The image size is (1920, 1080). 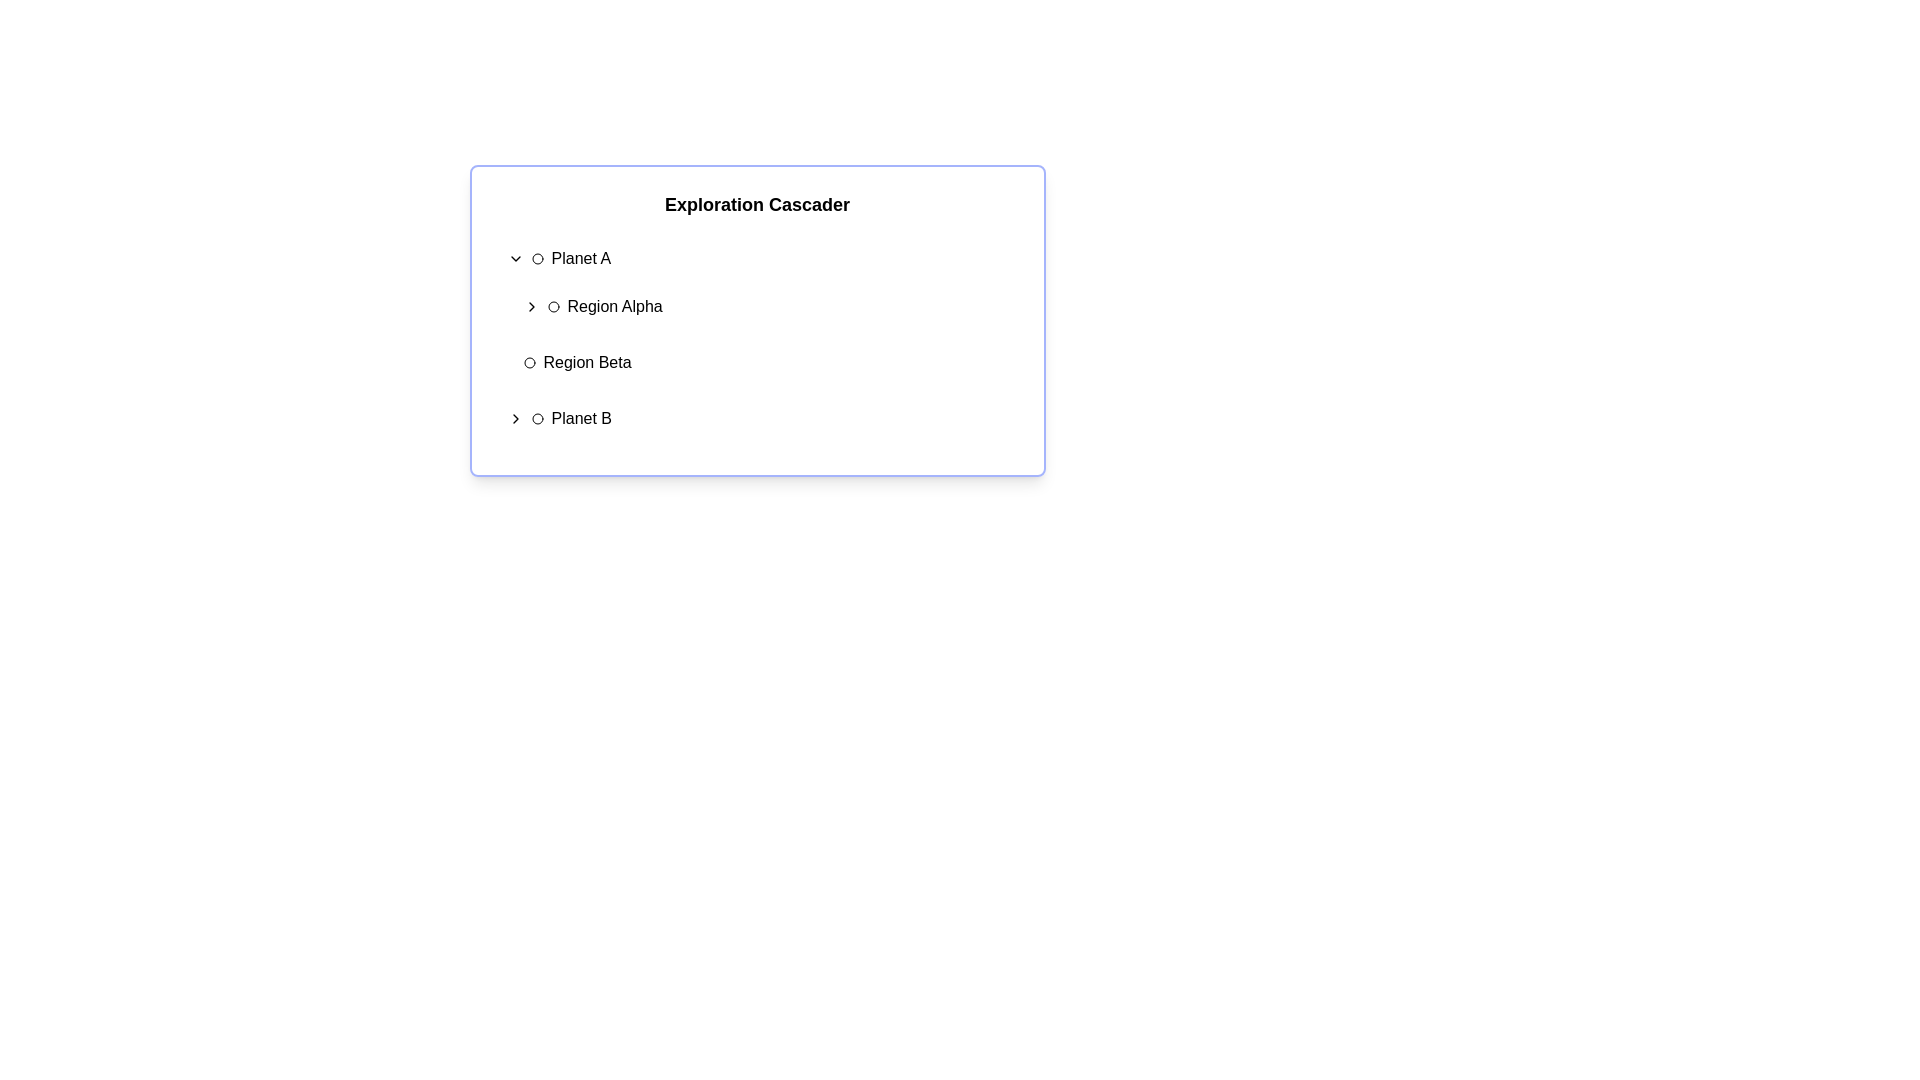 What do you see at coordinates (537, 257) in the screenshot?
I see `the circular hollow ring icon located to the left of the text 'Planet A'` at bounding box center [537, 257].